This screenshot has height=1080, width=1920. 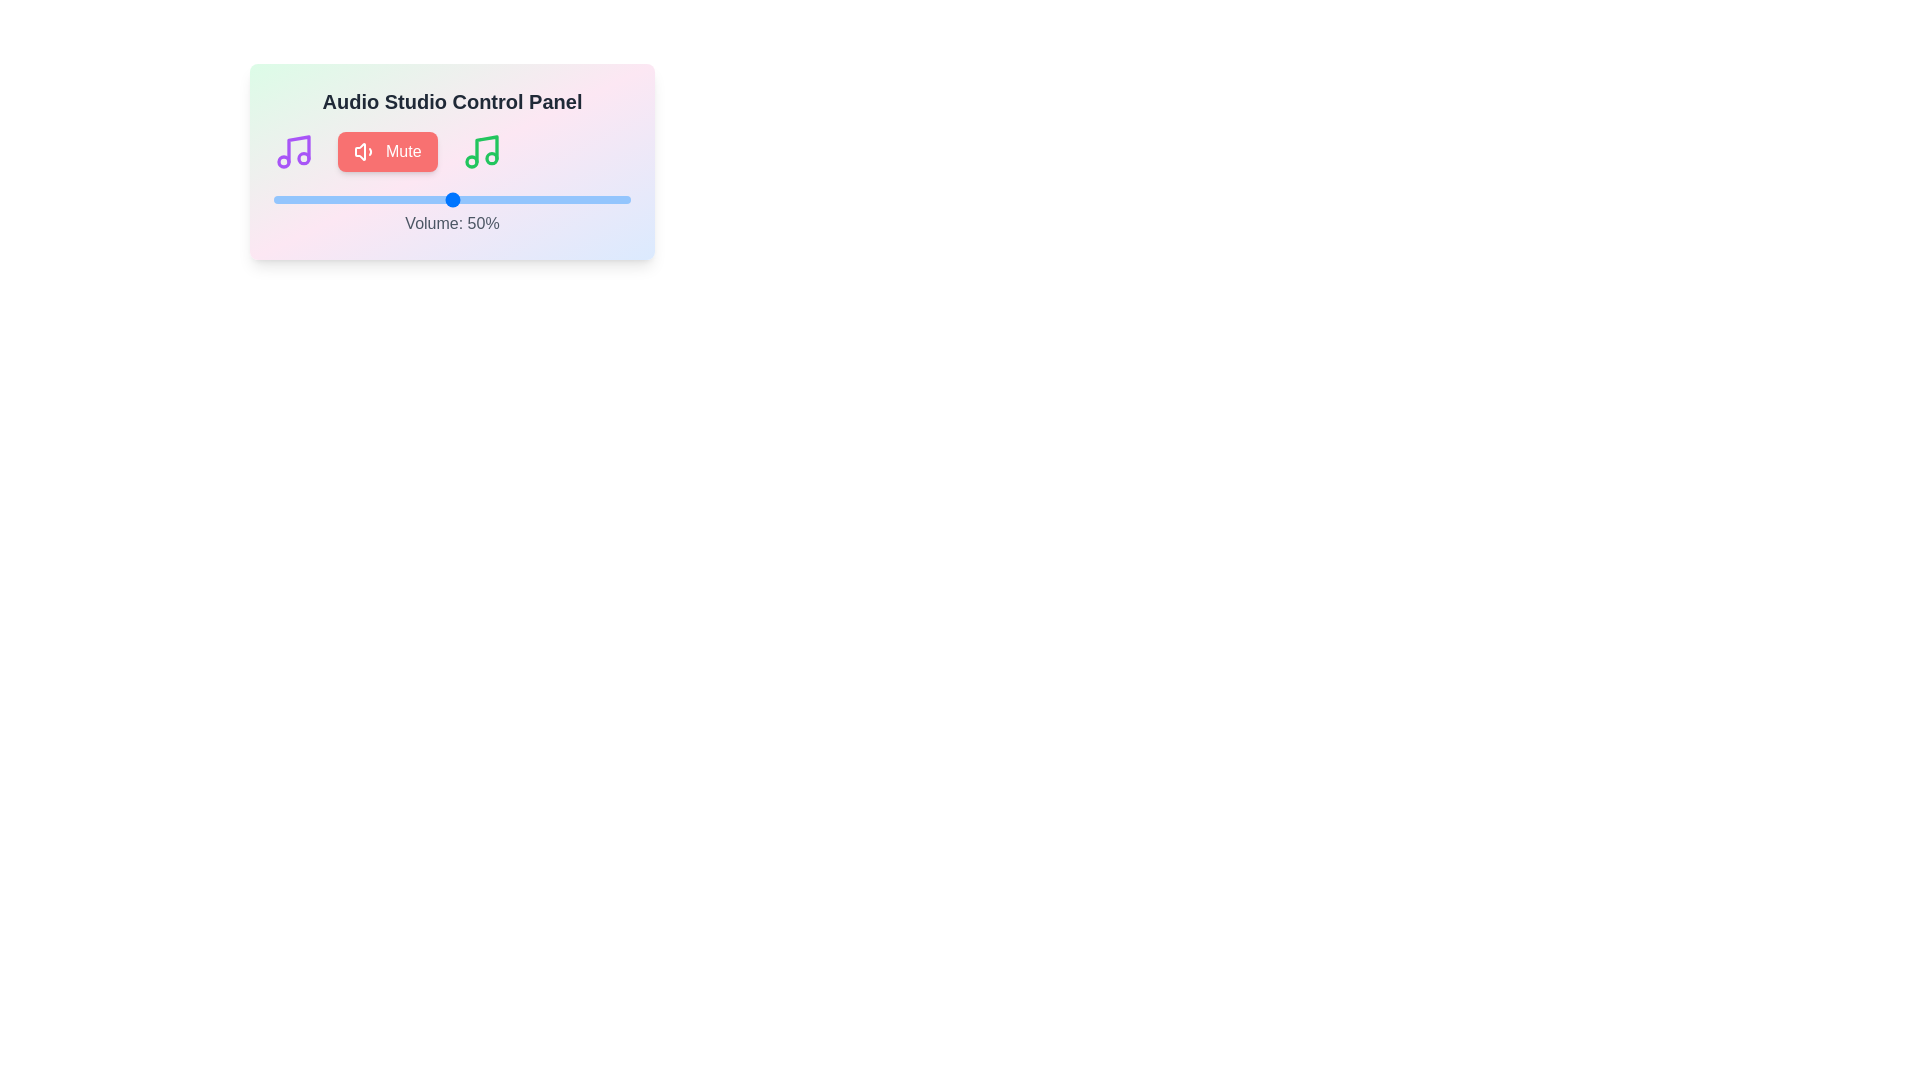 I want to click on the 'Mute' button to toggle the mute state, so click(x=387, y=150).